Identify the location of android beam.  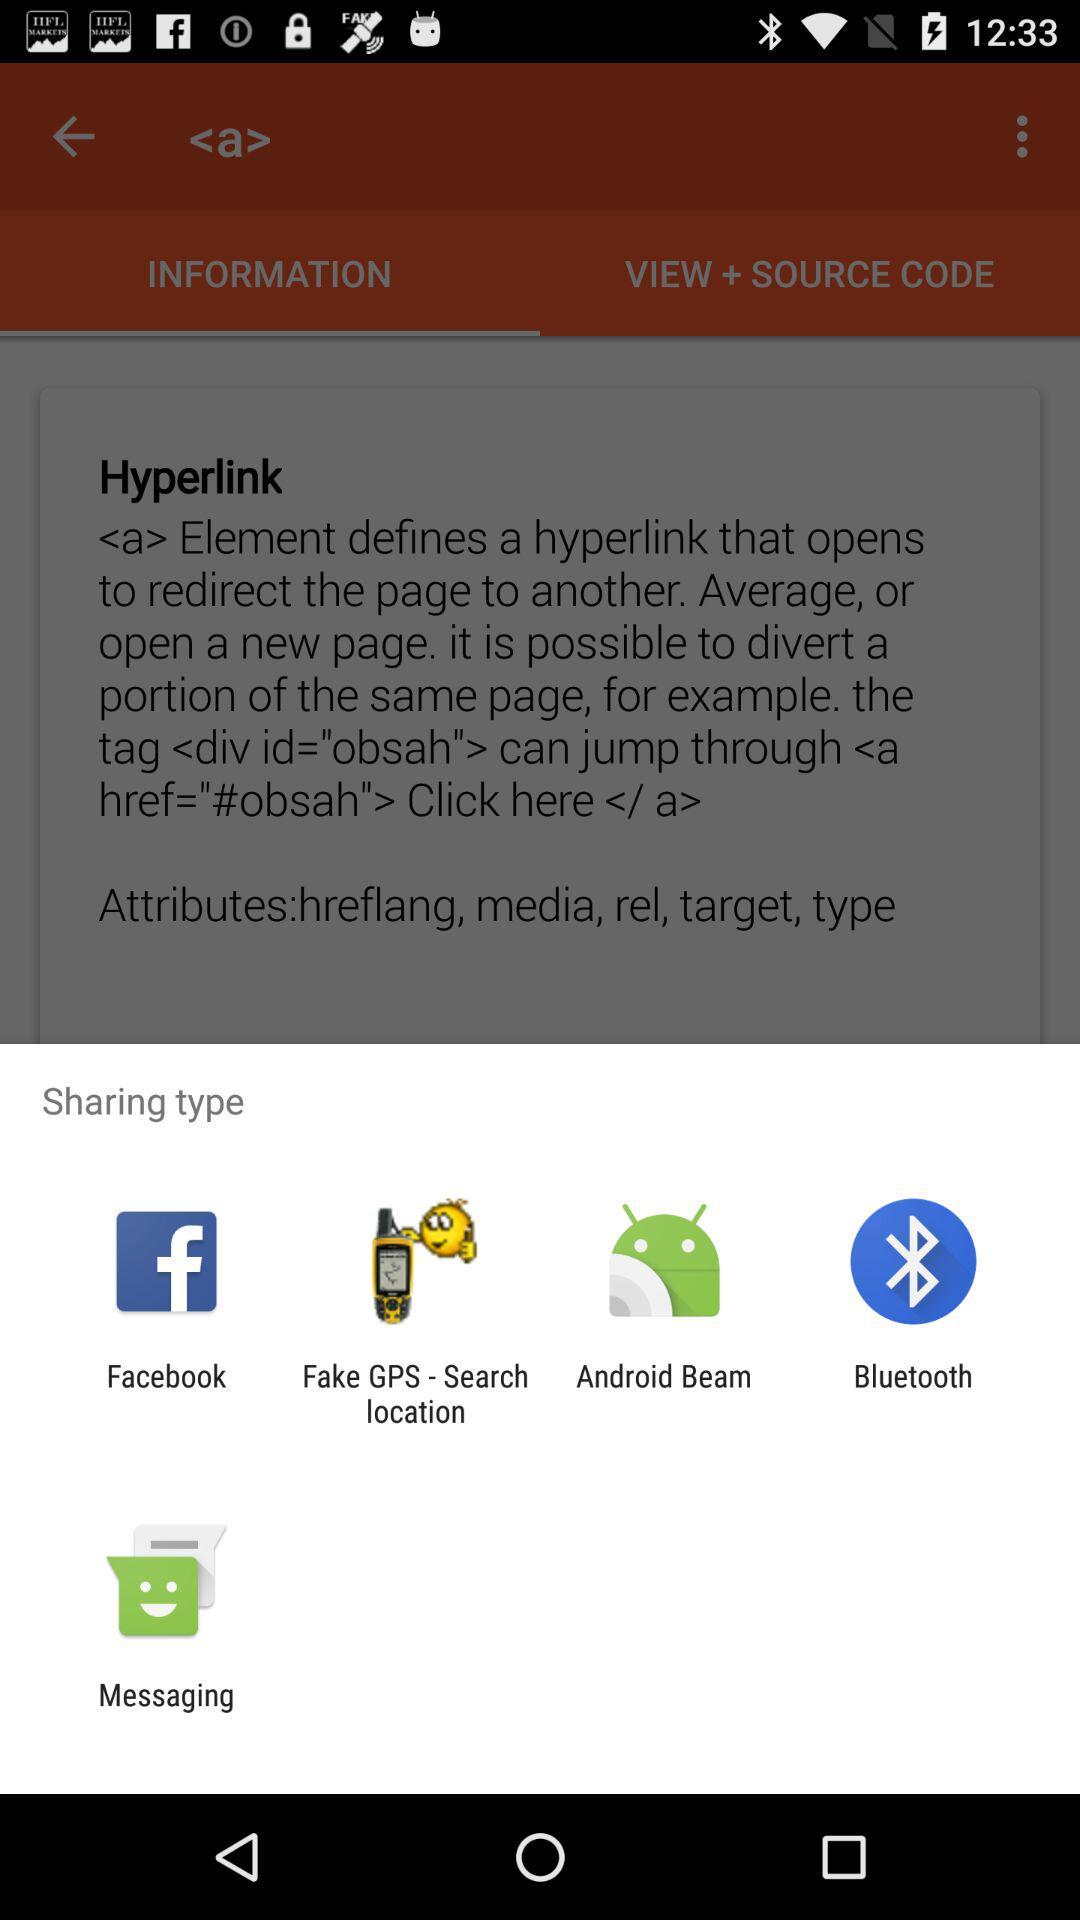
(664, 1392).